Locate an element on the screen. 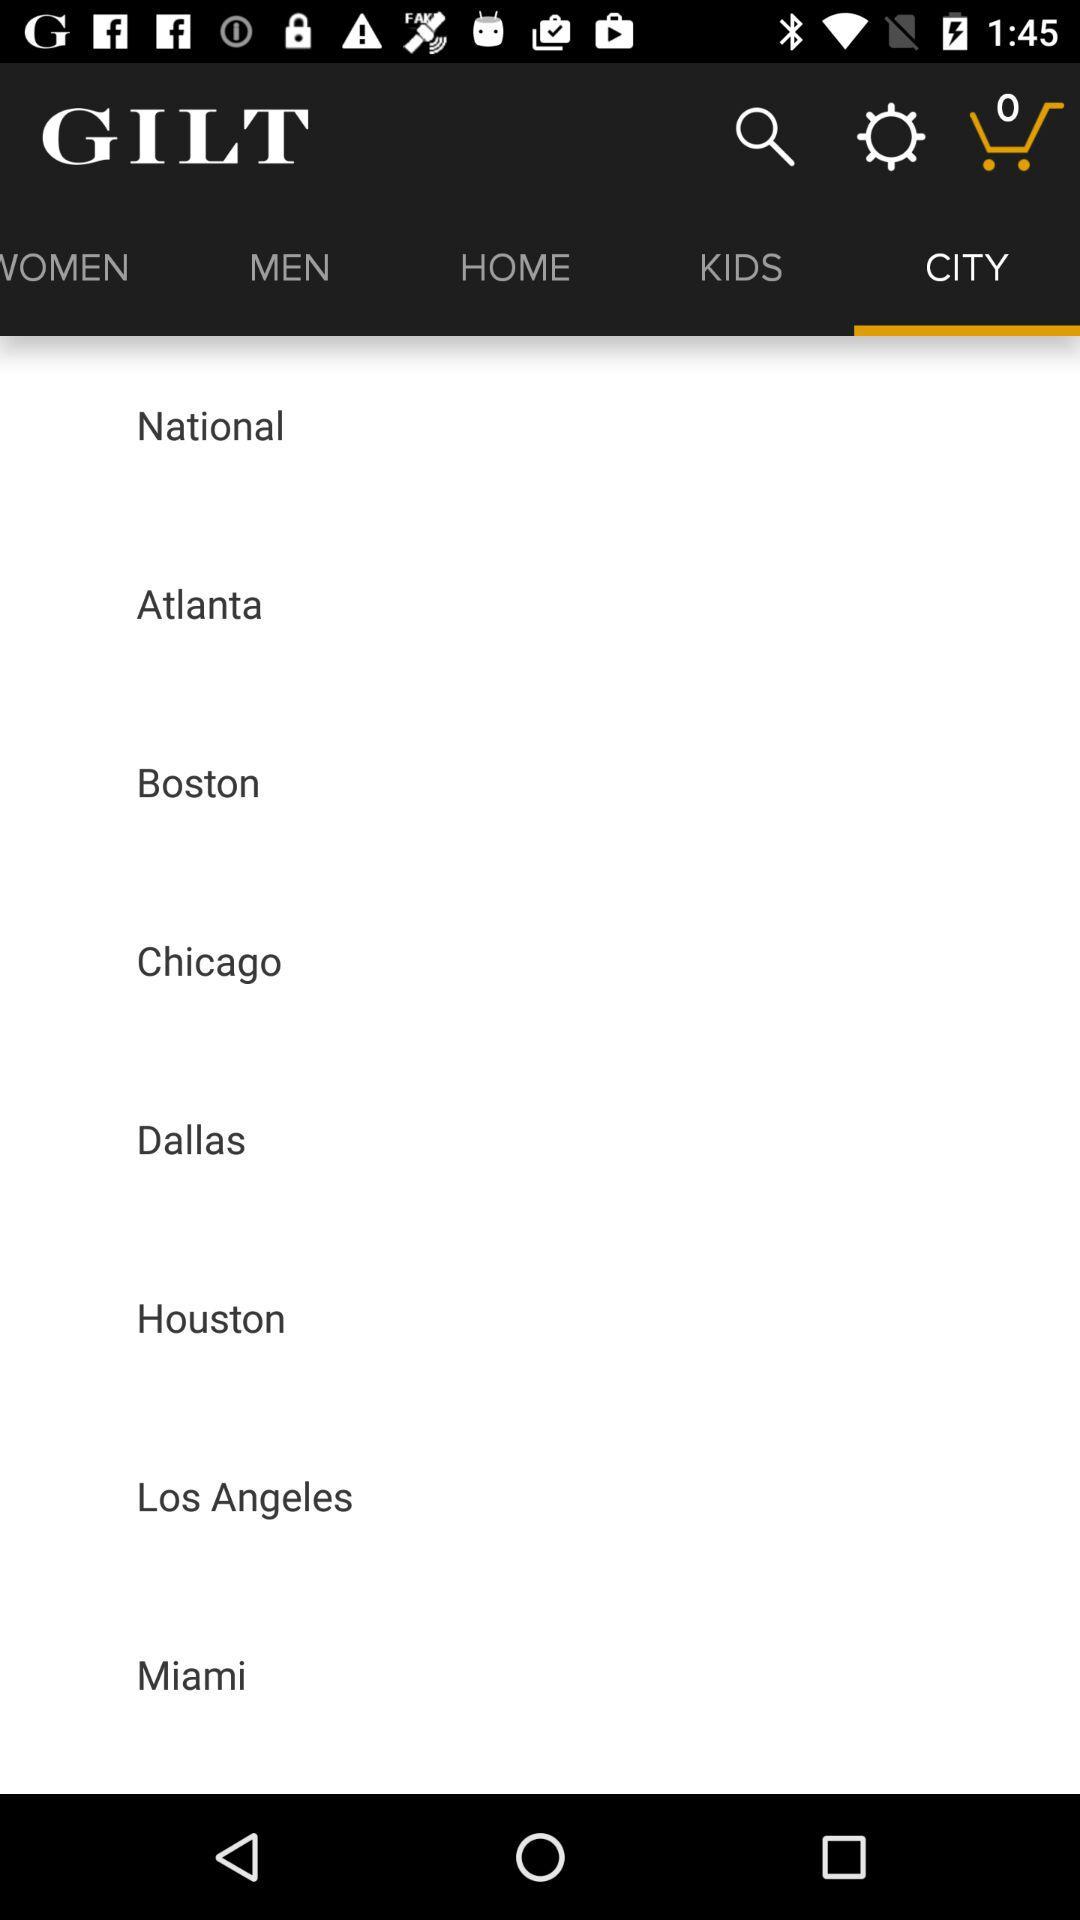 The height and width of the screenshot is (1920, 1080). dallas is located at coordinates (191, 1138).